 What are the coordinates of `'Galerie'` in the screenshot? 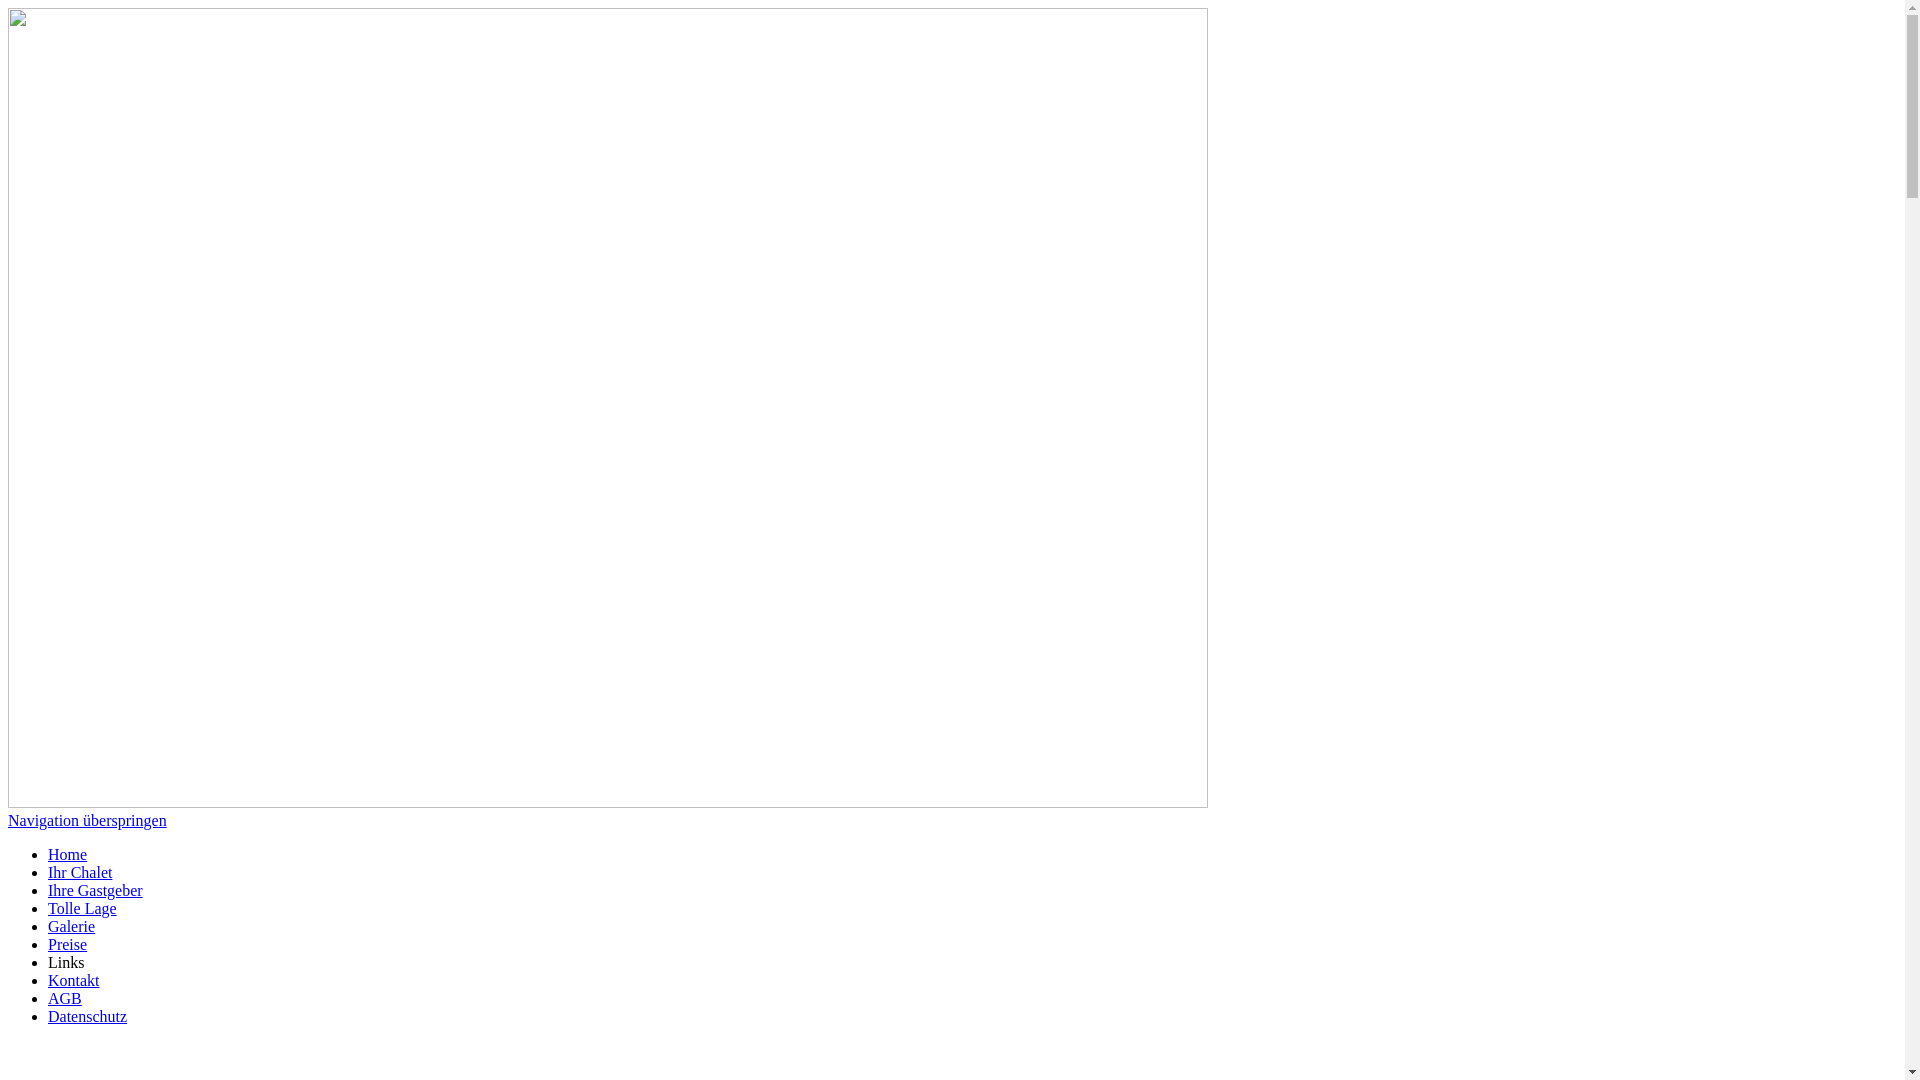 It's located at (71, 926).